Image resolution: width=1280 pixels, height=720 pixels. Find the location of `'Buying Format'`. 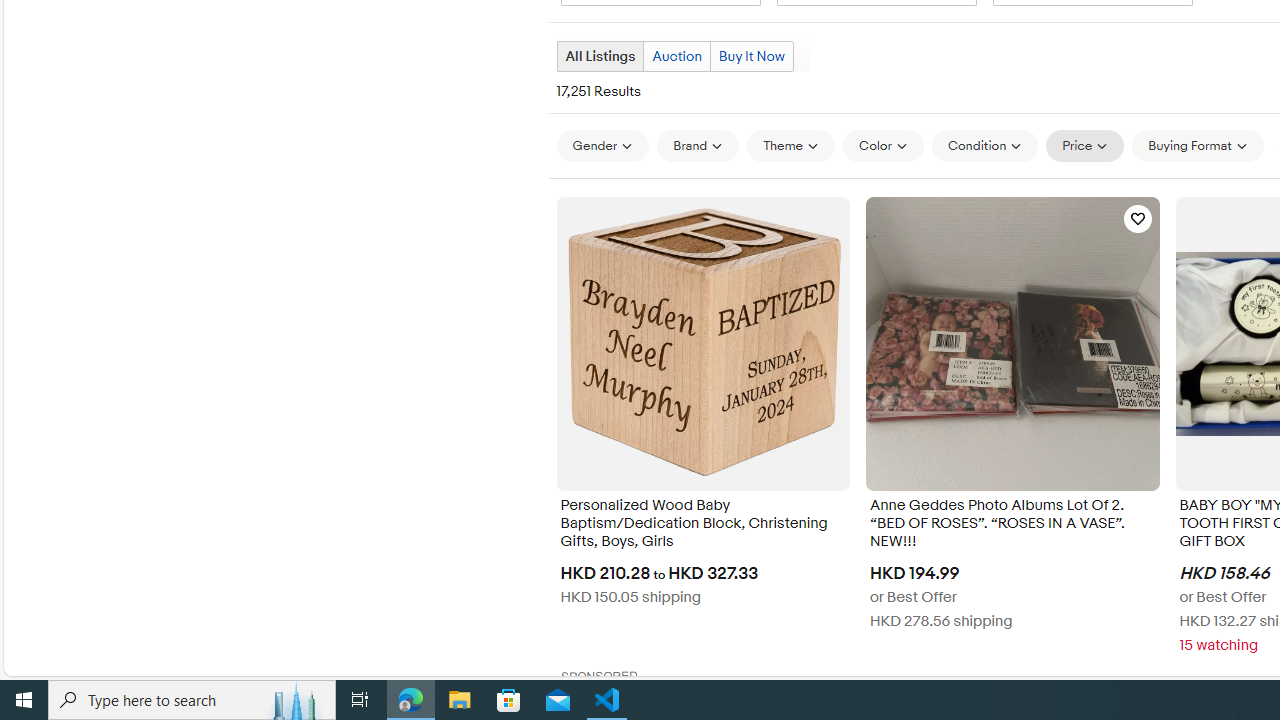

'Buying Format' is located at coordinates (1198, 144).